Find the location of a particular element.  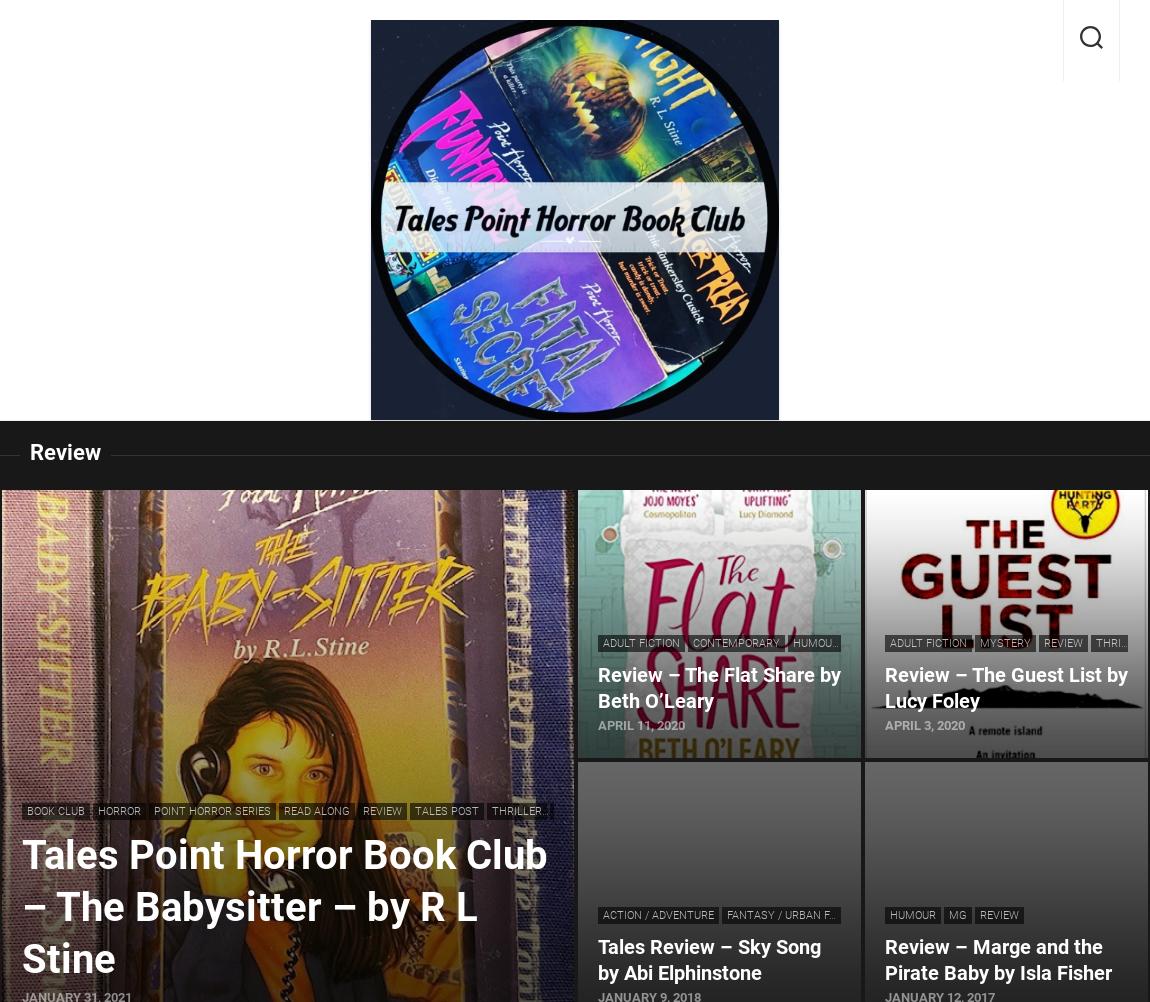

'Horror' is located at coordinates (118, 810).